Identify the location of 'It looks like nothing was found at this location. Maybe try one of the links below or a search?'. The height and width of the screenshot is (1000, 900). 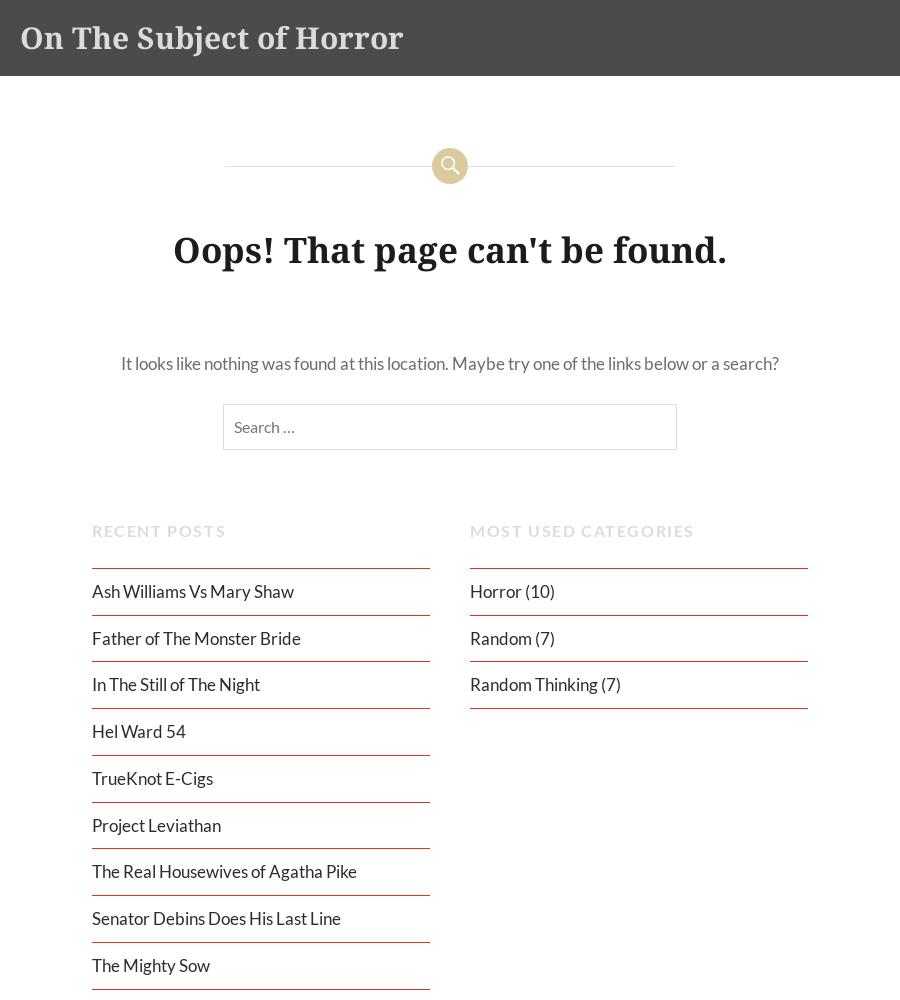
(450, 361).